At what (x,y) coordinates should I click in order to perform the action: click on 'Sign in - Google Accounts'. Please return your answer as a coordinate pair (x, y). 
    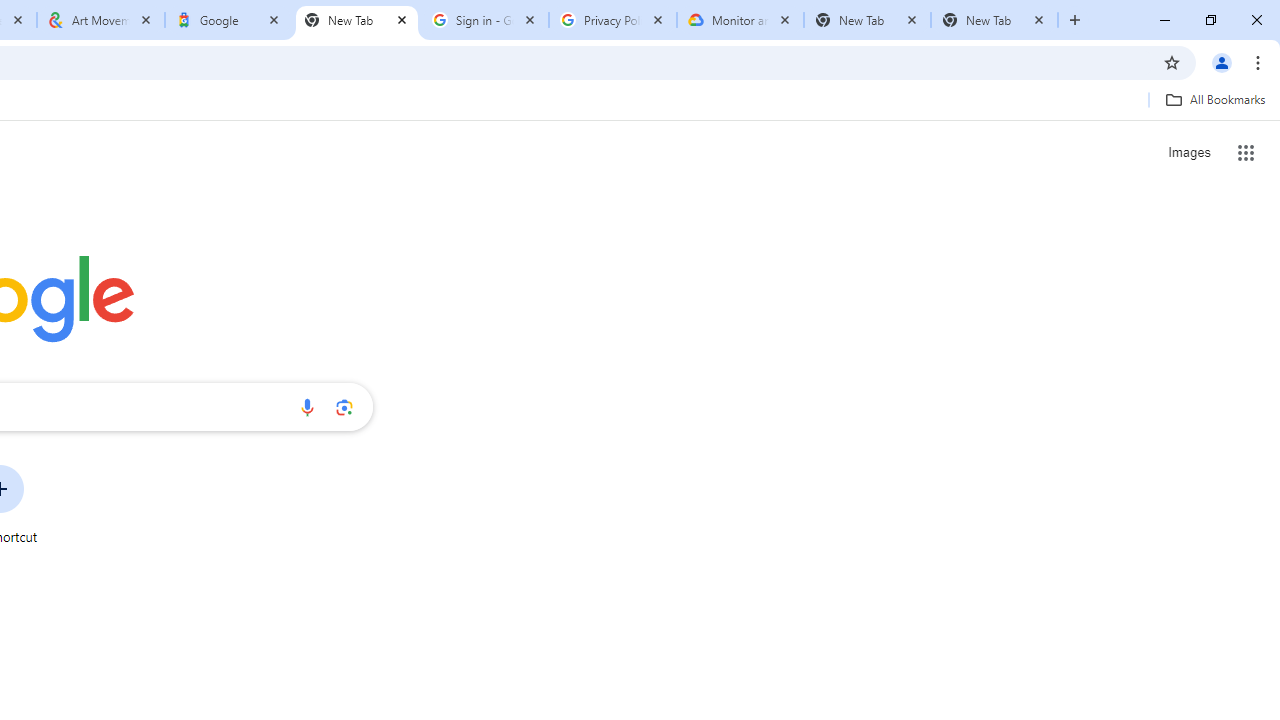
    Looking at the image, I should click on (485, 20).